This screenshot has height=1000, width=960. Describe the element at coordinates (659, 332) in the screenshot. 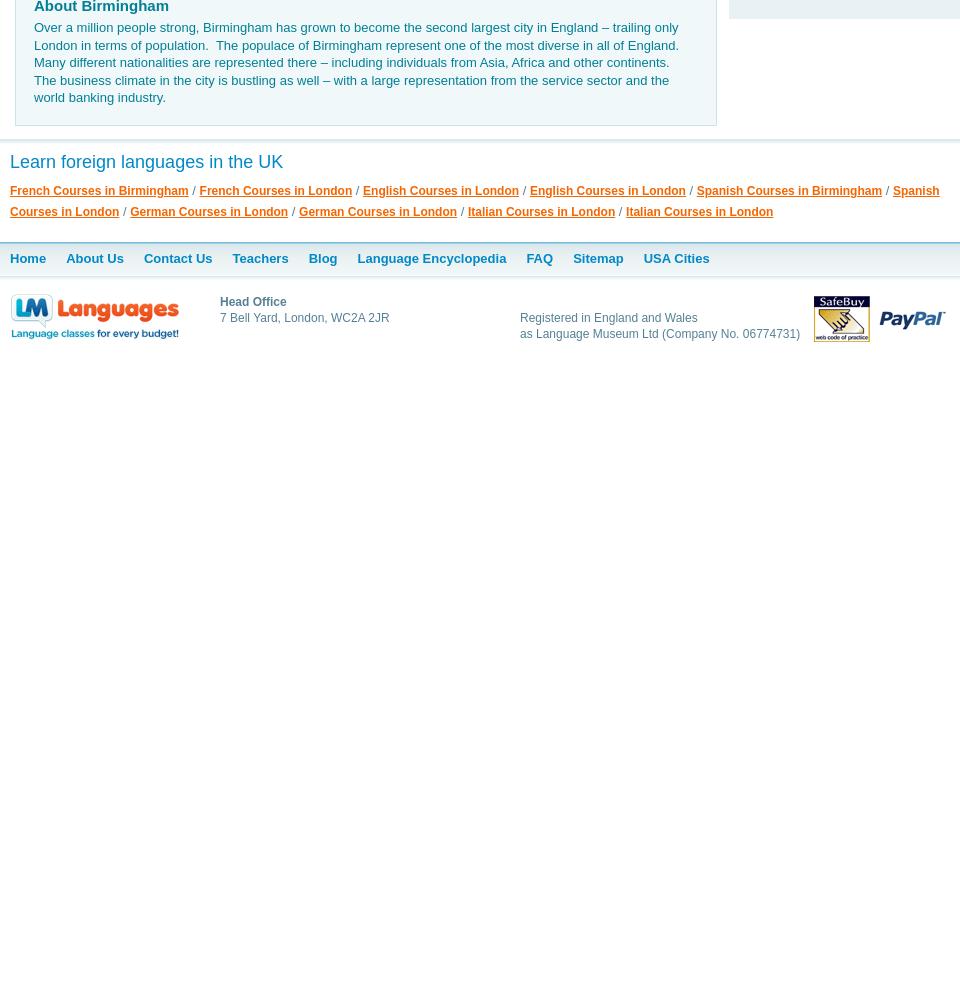

I see `'as Language Museum Ltd (Company No. 06774731)'` at that location.